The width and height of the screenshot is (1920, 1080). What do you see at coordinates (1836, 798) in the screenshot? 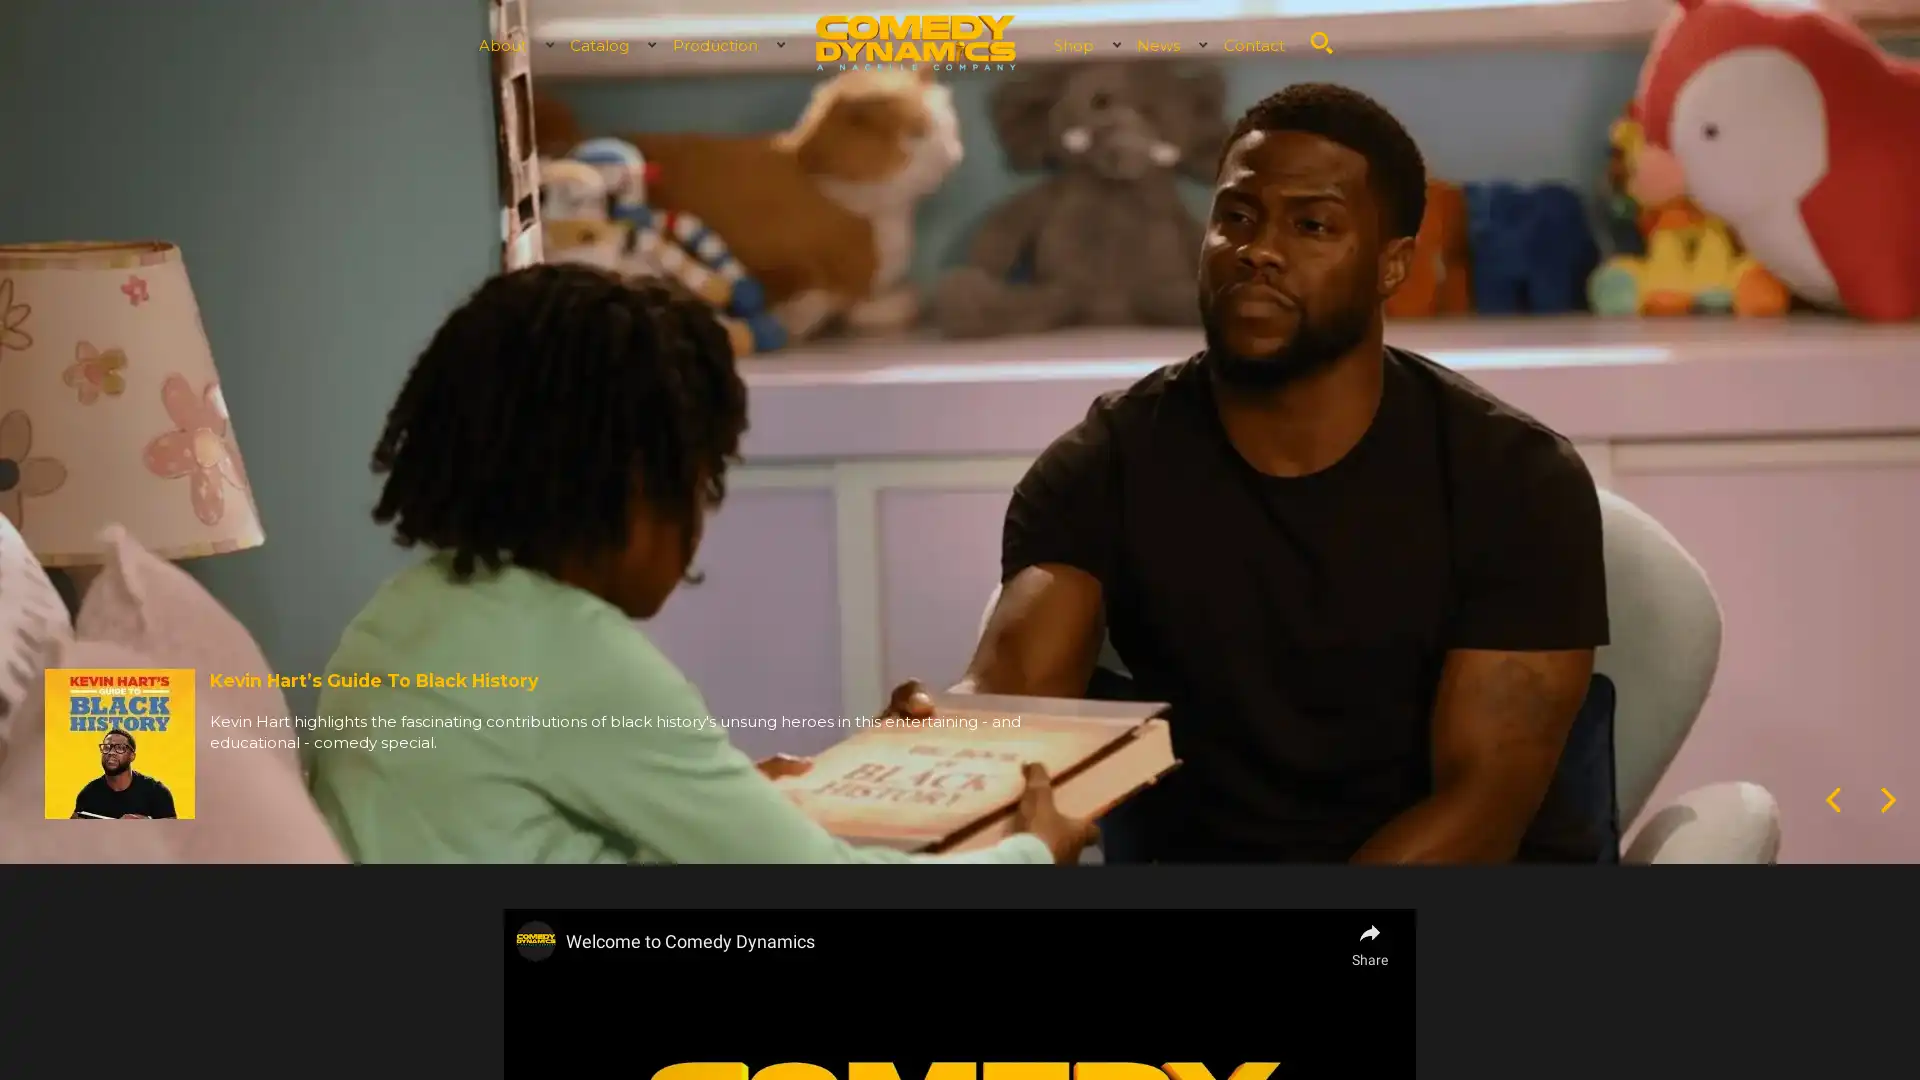
I see `Previous` at bounding box center [1836, 798].